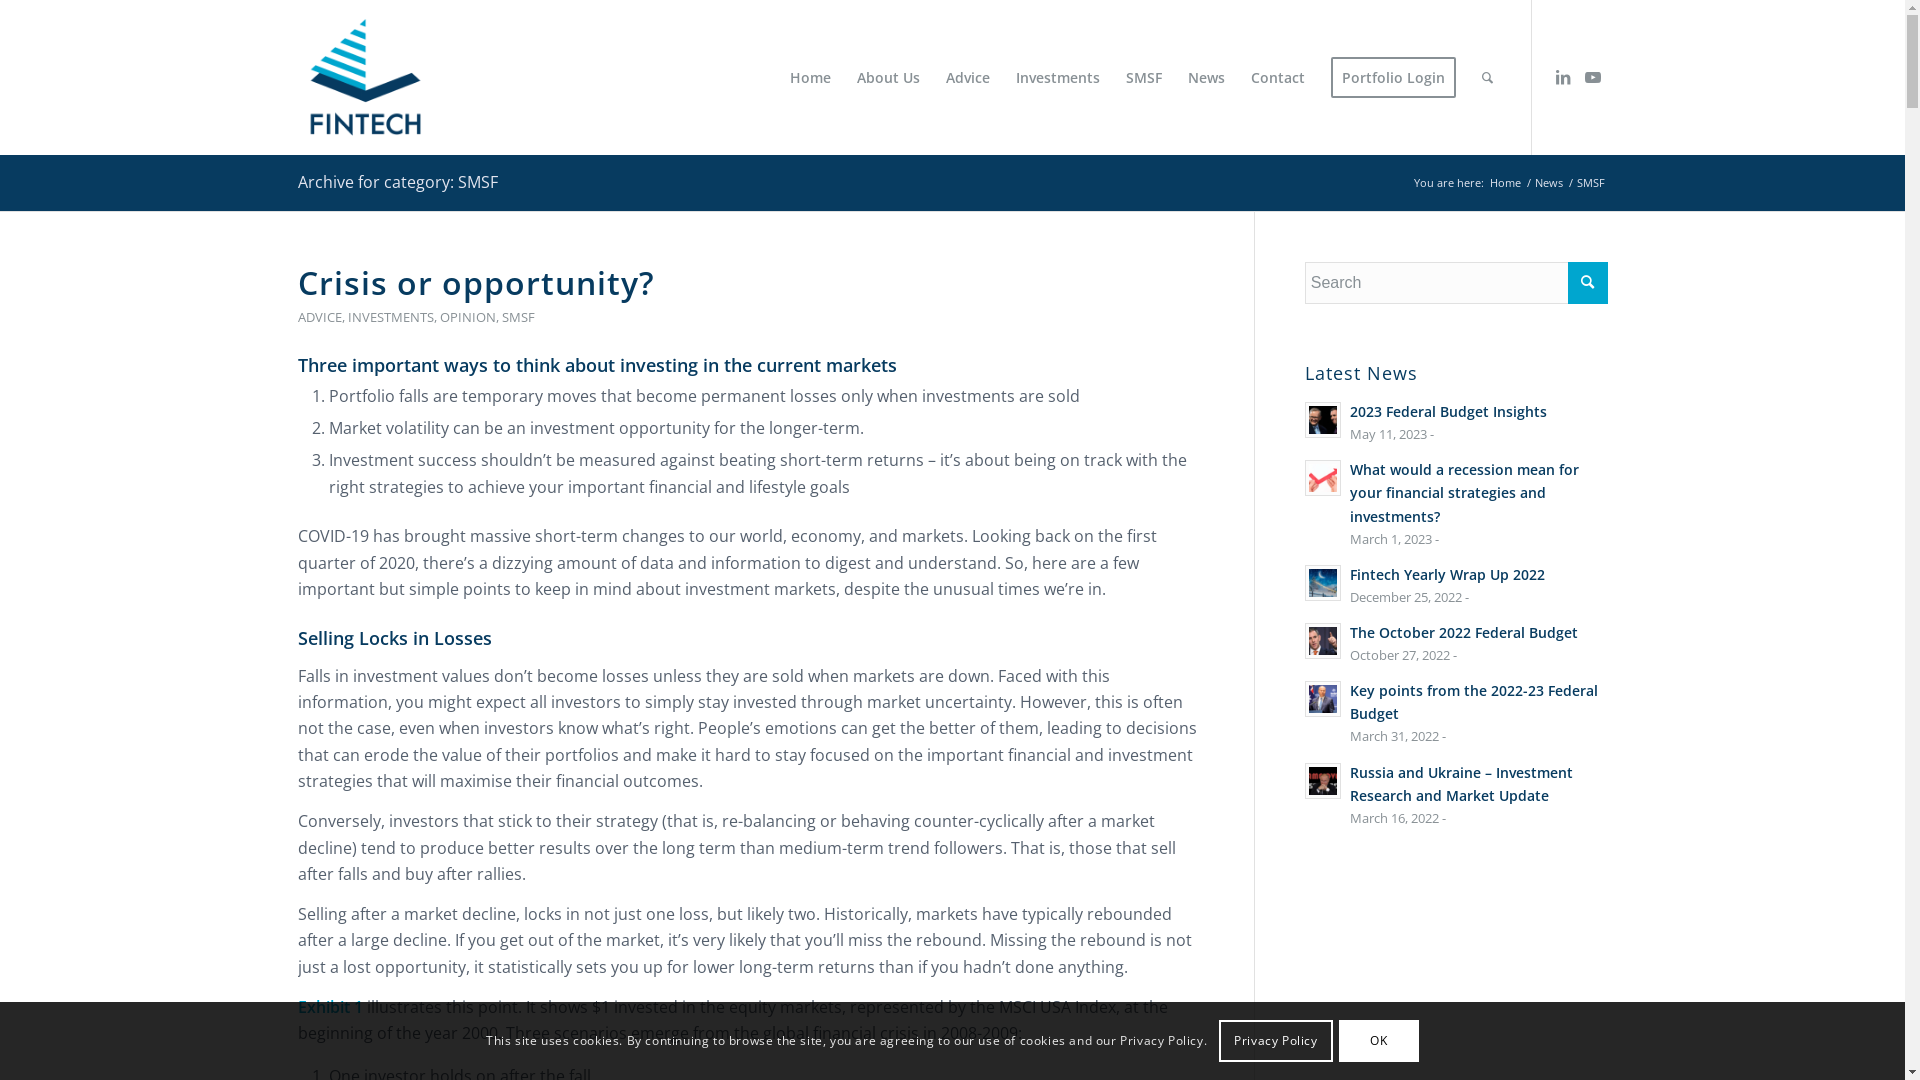  I want to click on 'Read: 2023 Federal Budget Insights', so click(1323, 419).